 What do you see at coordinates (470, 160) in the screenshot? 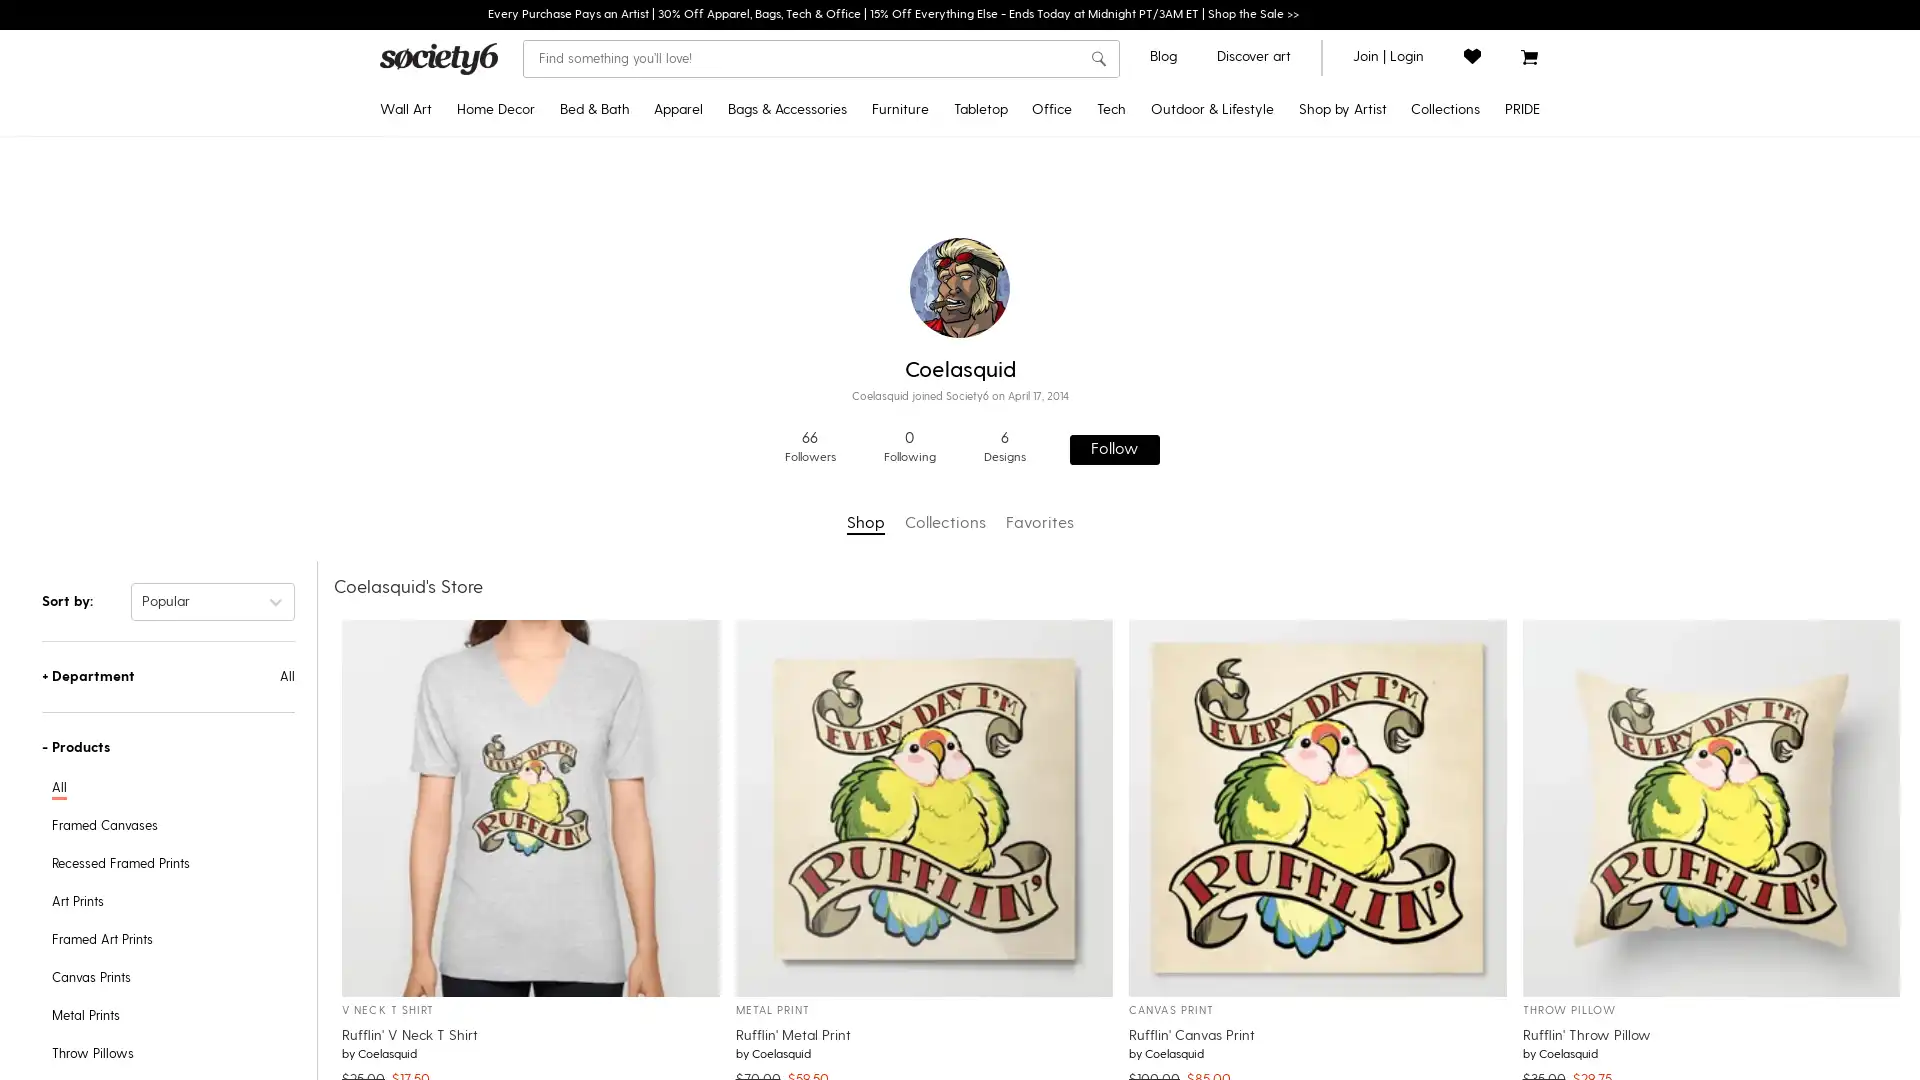
I see `Art Prints` at bounding box center [470, 160].